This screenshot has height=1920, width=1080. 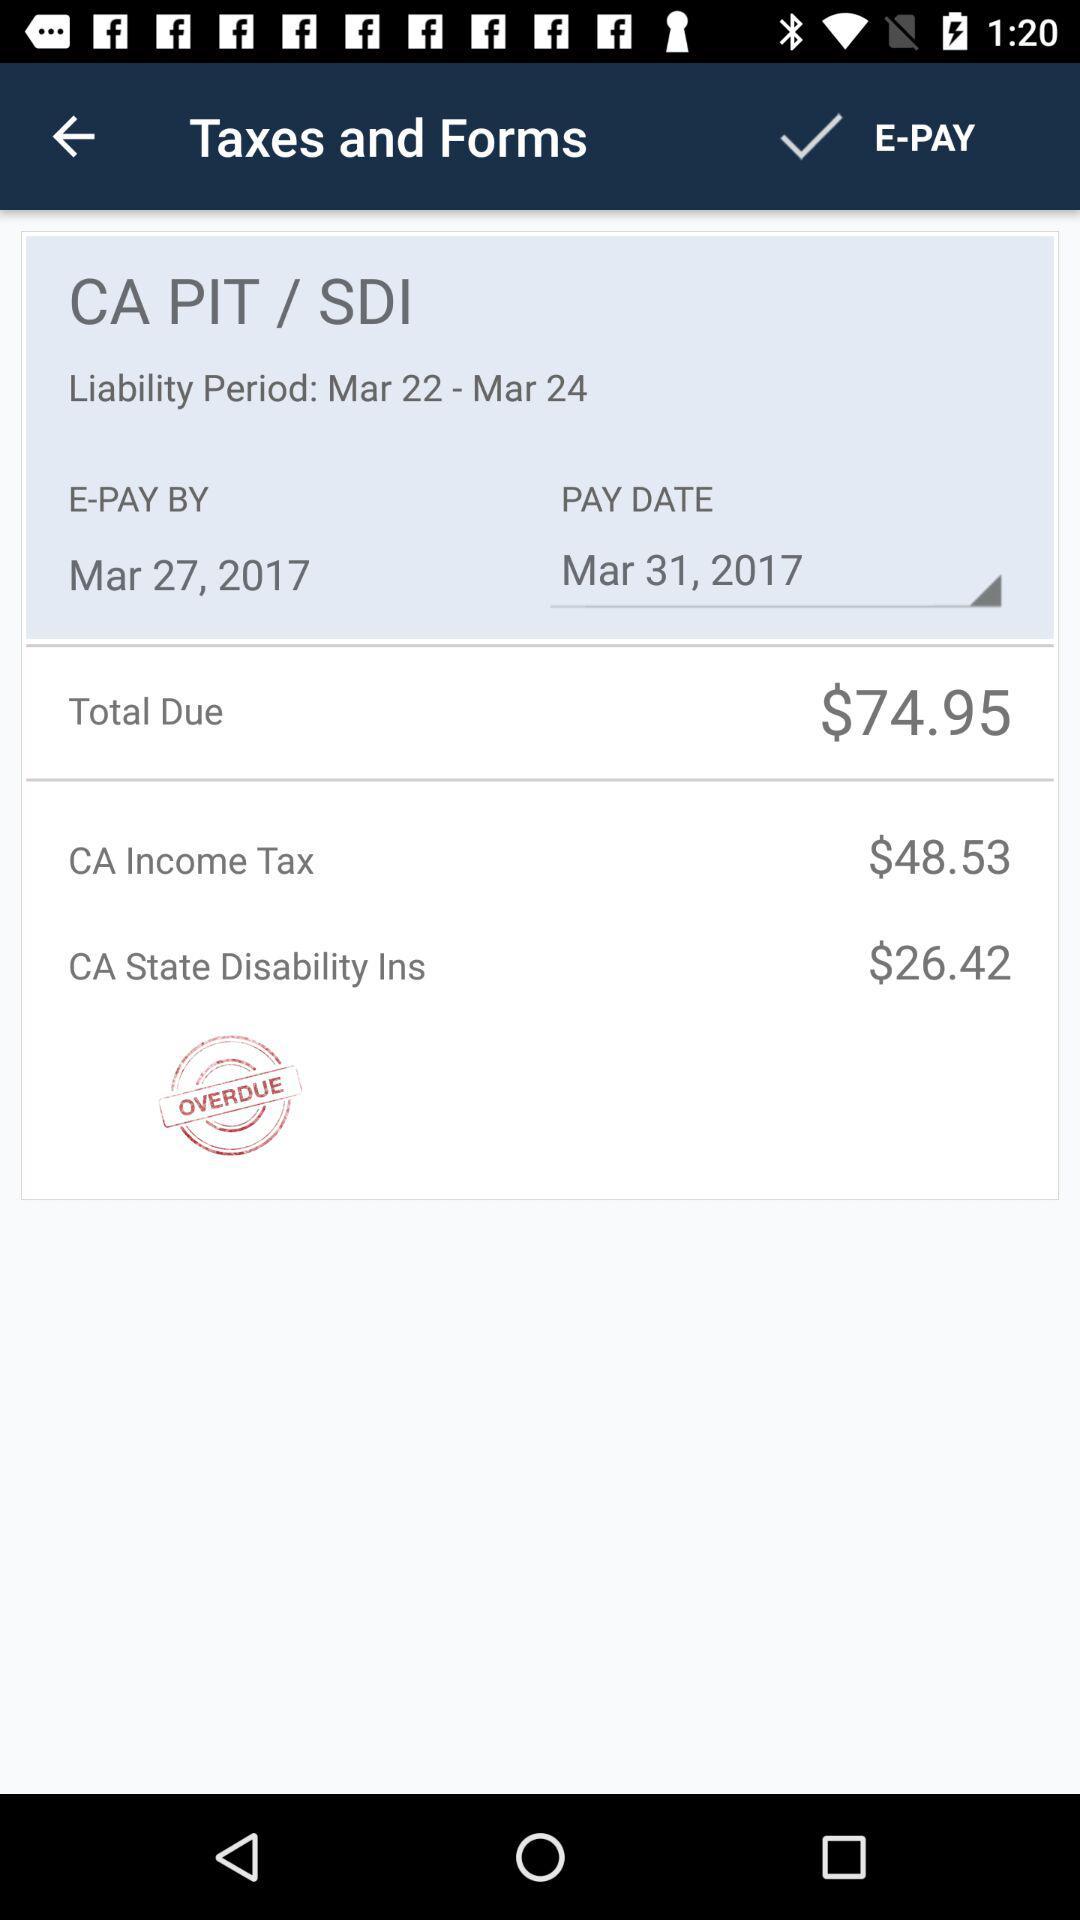 I want to click on the icon next to the taxes and forms item, so click(x=72, y=135).